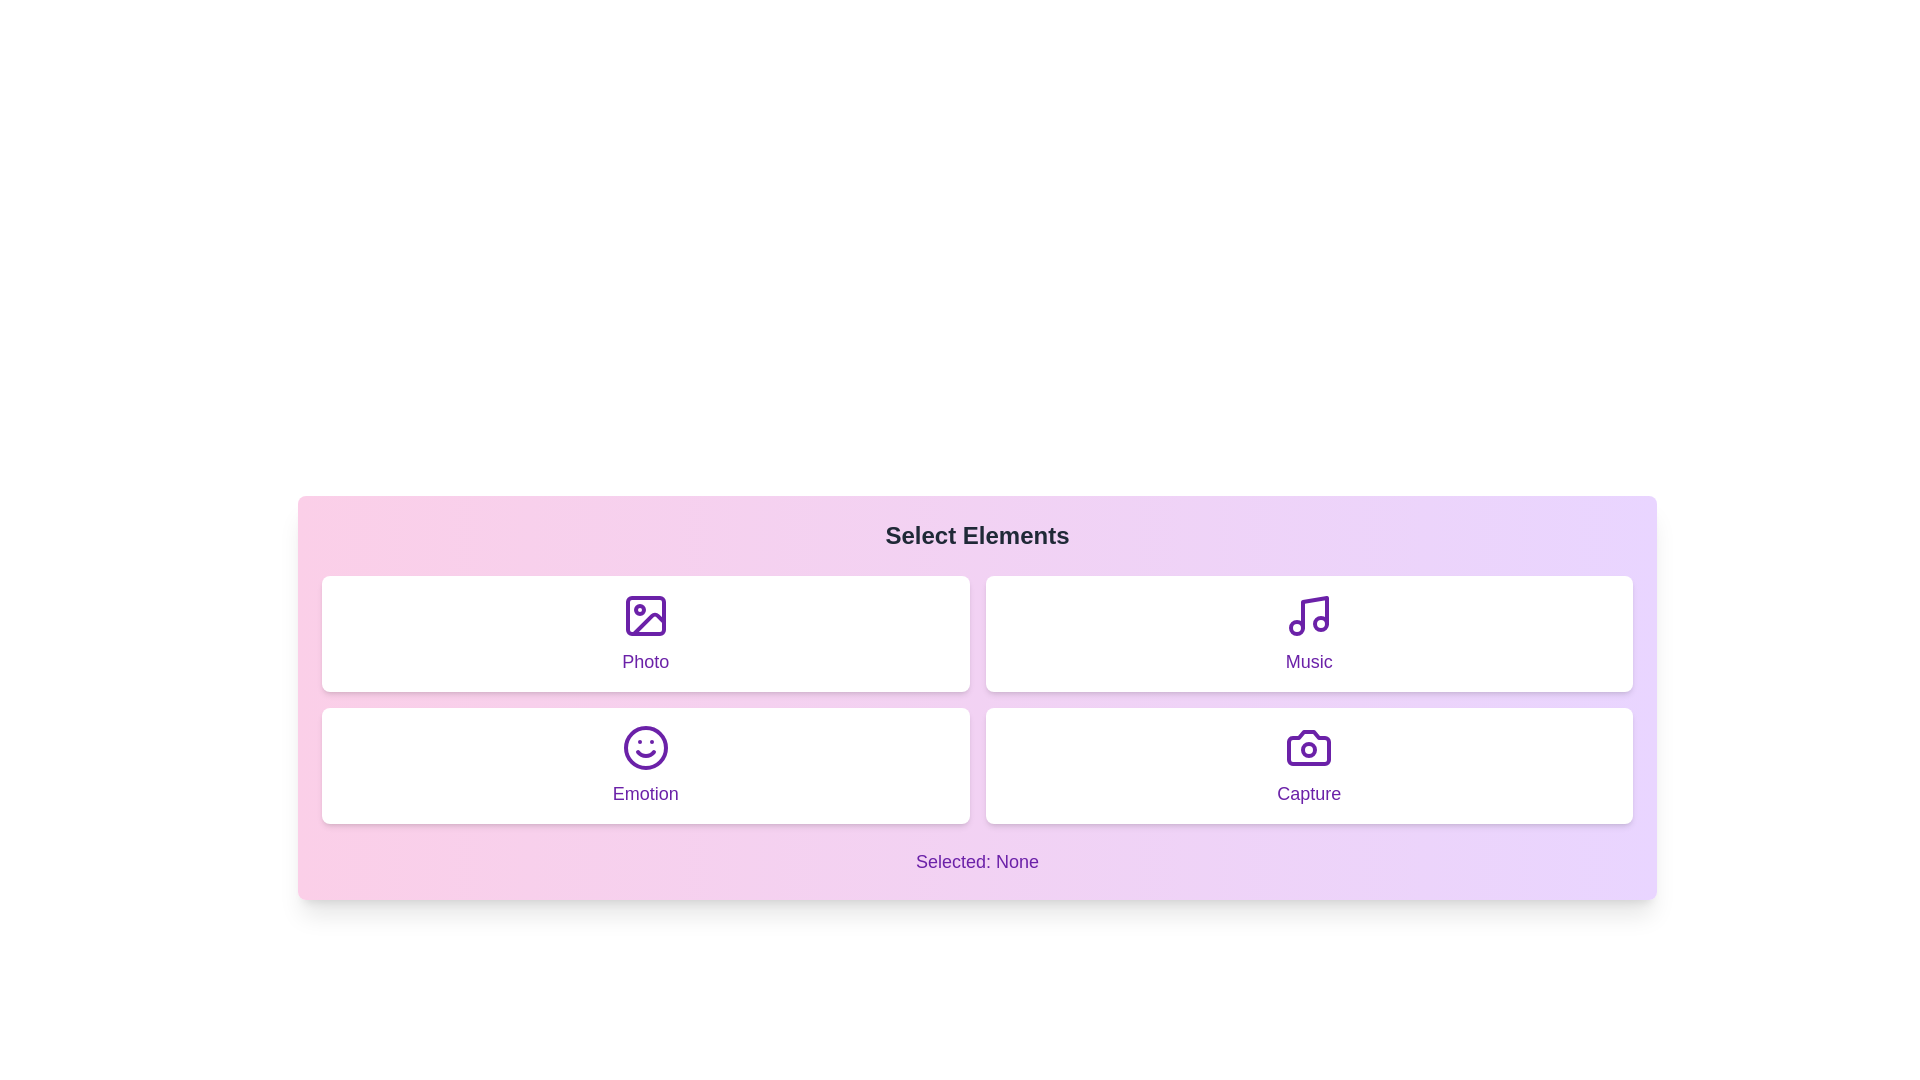 The width and height of the screenshot is (1920, 1080). Describe the element at coordinates (645, 765) in the screenshot. I see `the element labeled Emotion` at that location.